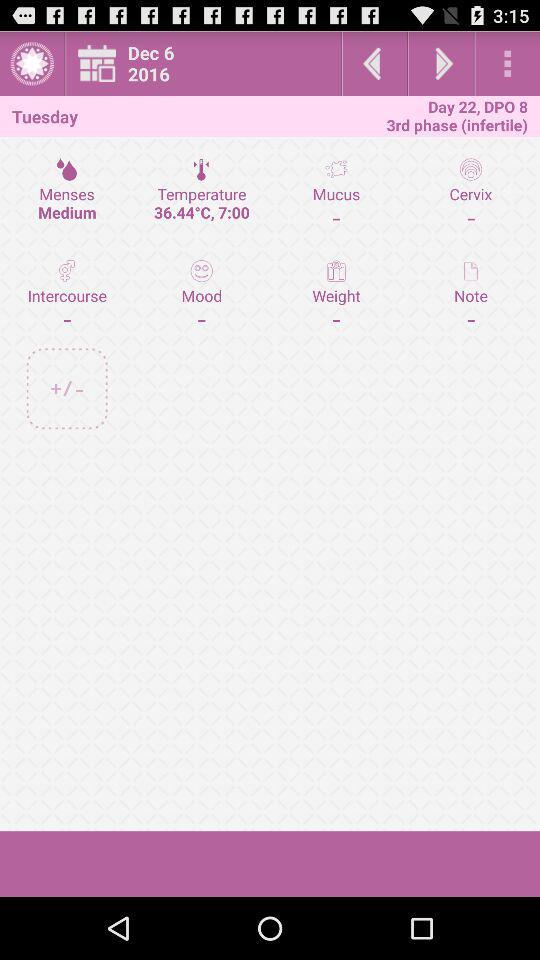 The width and height of the screenshot is (540, 960). What do you see at coordinates (31, 63) in the screenshot?
I see `access your profile and settings` at bounding box center [31, 63].